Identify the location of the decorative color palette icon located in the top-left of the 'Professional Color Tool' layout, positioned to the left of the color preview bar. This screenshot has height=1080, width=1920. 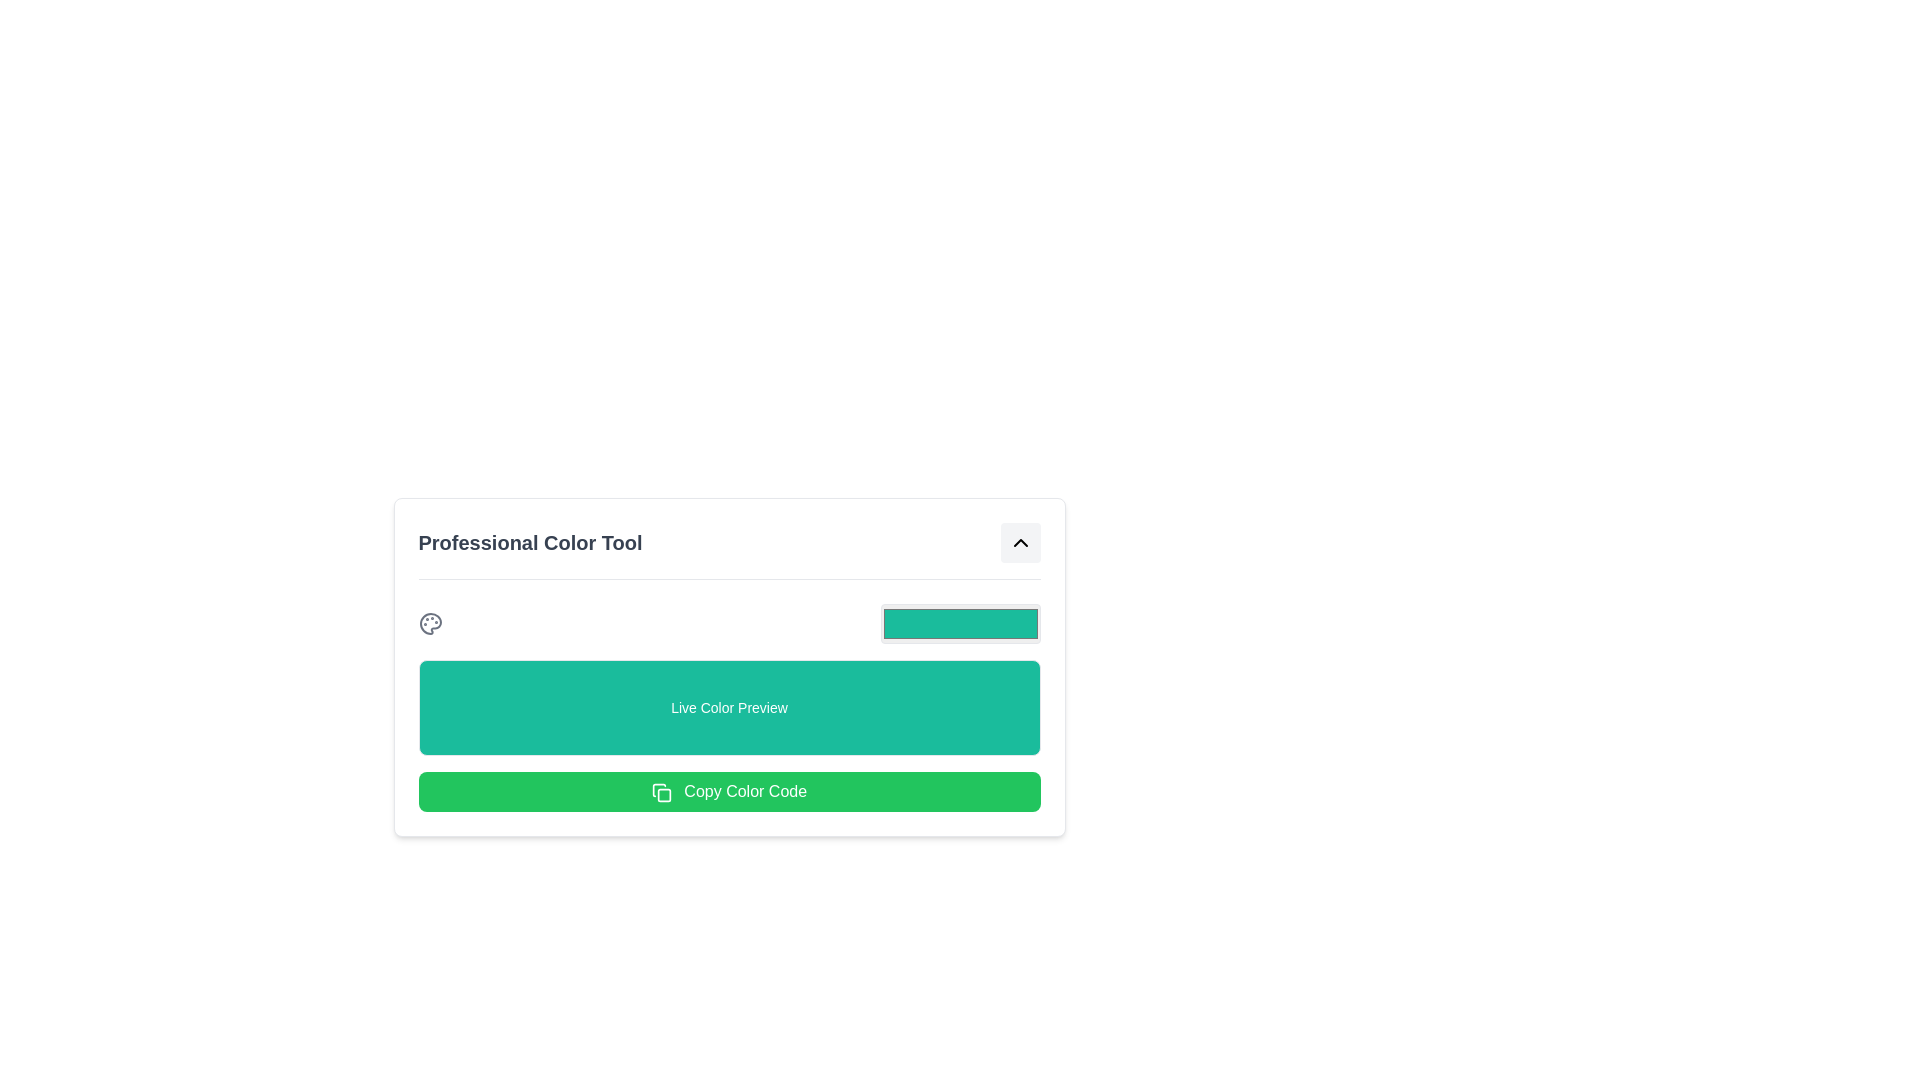
(429, 623).